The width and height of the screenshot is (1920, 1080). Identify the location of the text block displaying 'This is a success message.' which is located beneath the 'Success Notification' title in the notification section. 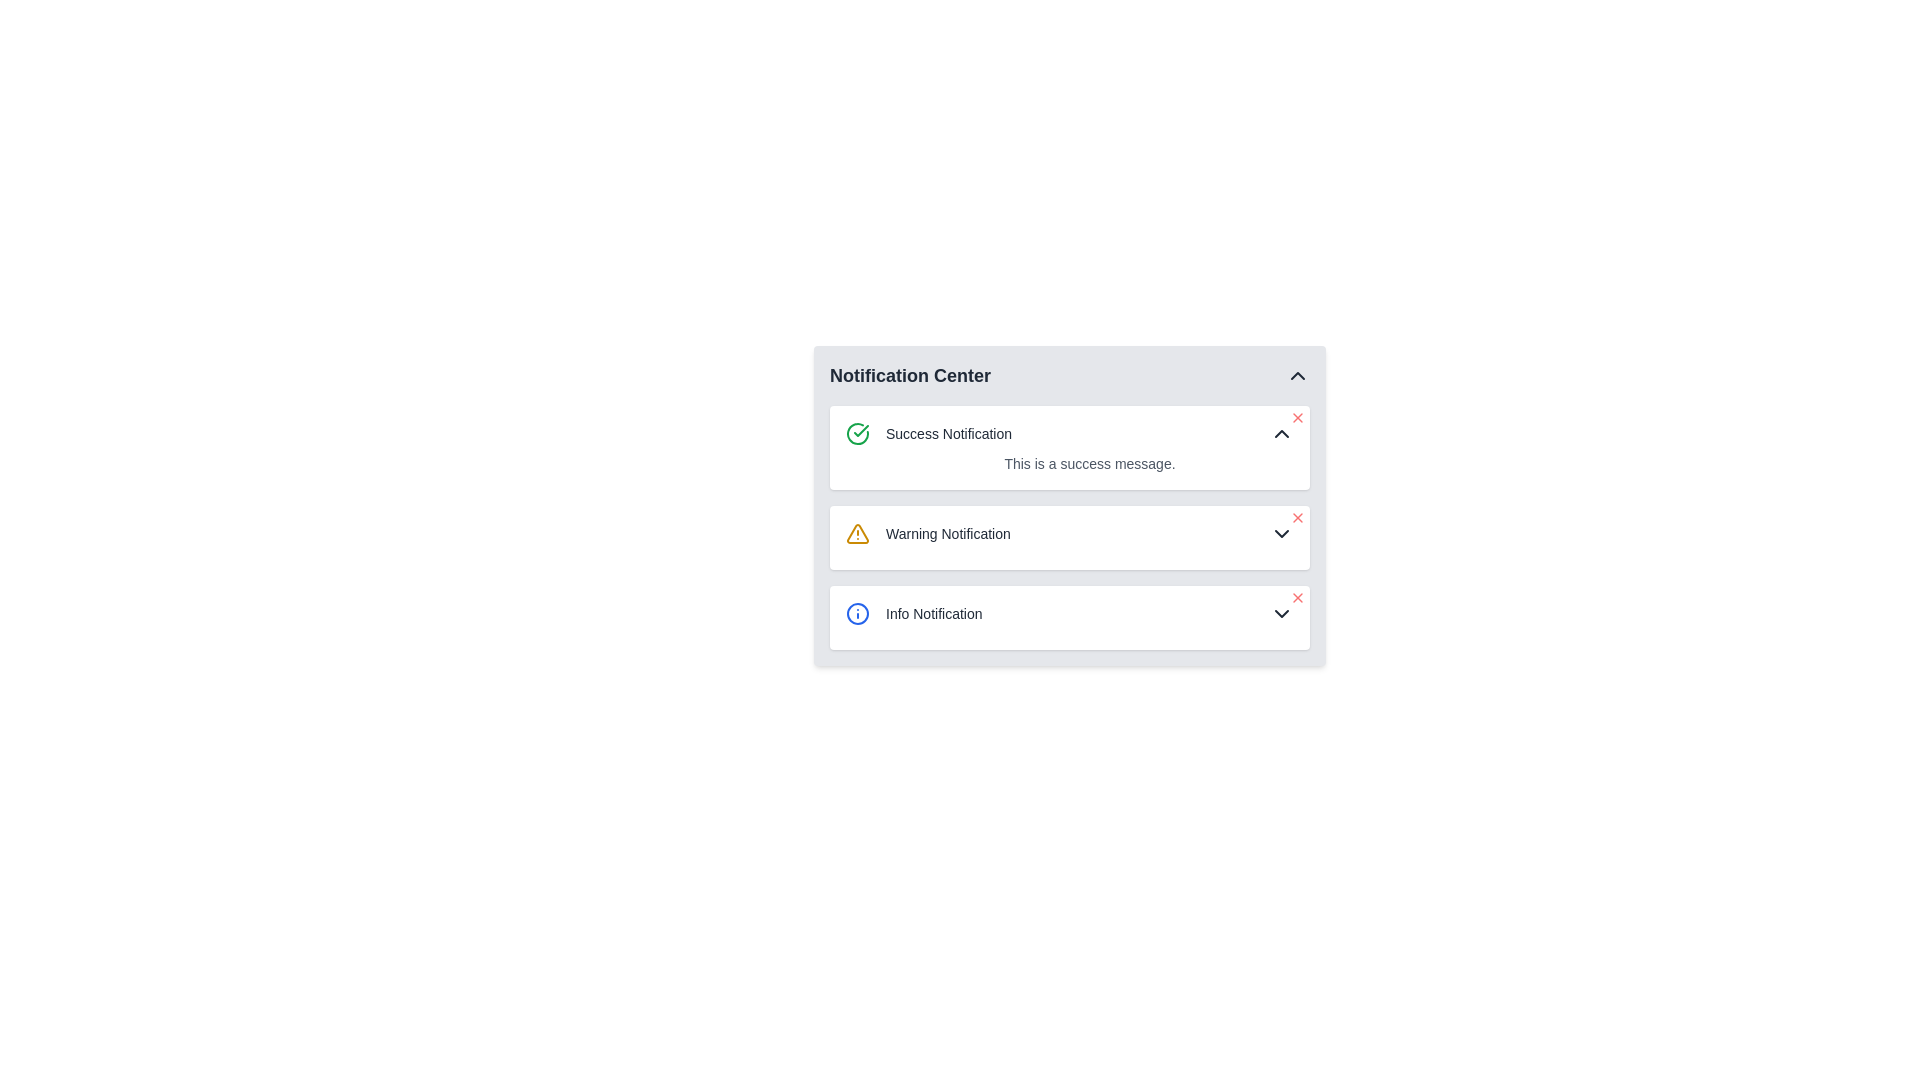
(1088, 463).